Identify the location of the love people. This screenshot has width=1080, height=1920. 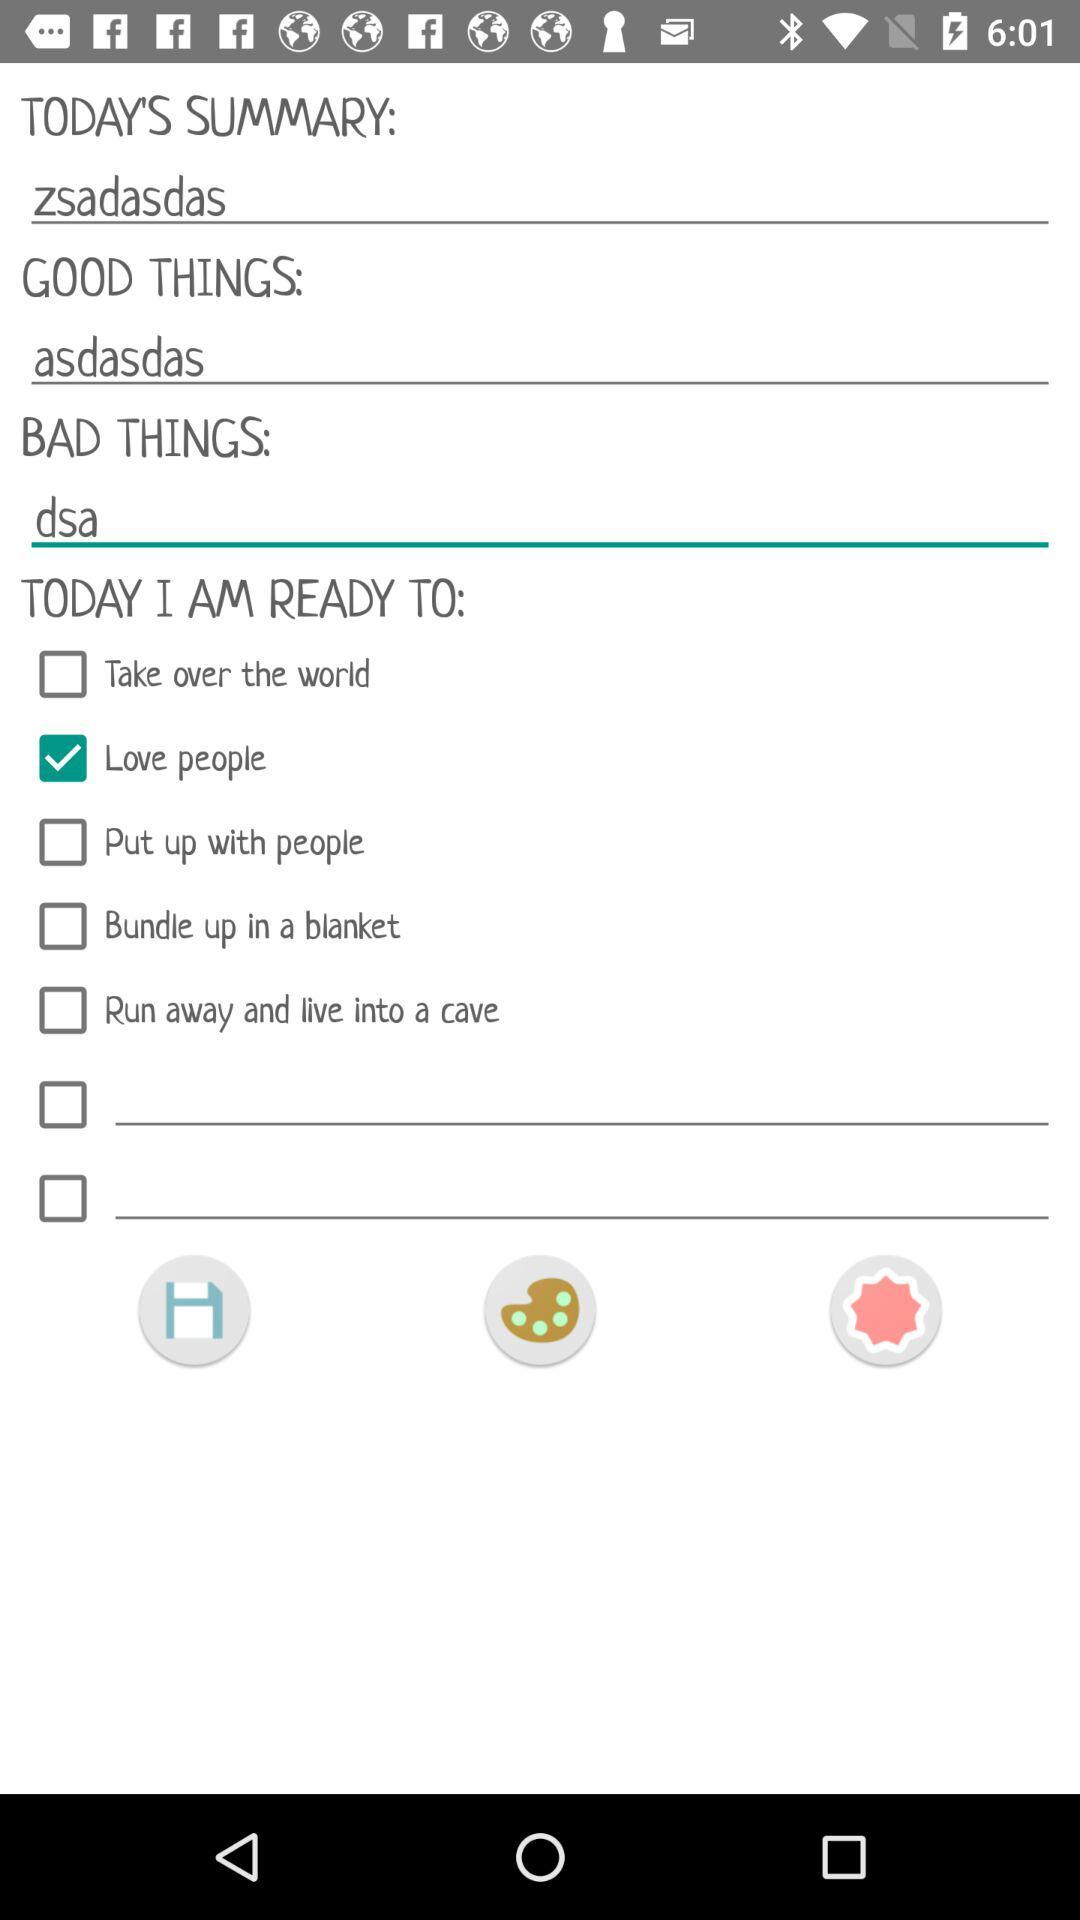
(540, 757).